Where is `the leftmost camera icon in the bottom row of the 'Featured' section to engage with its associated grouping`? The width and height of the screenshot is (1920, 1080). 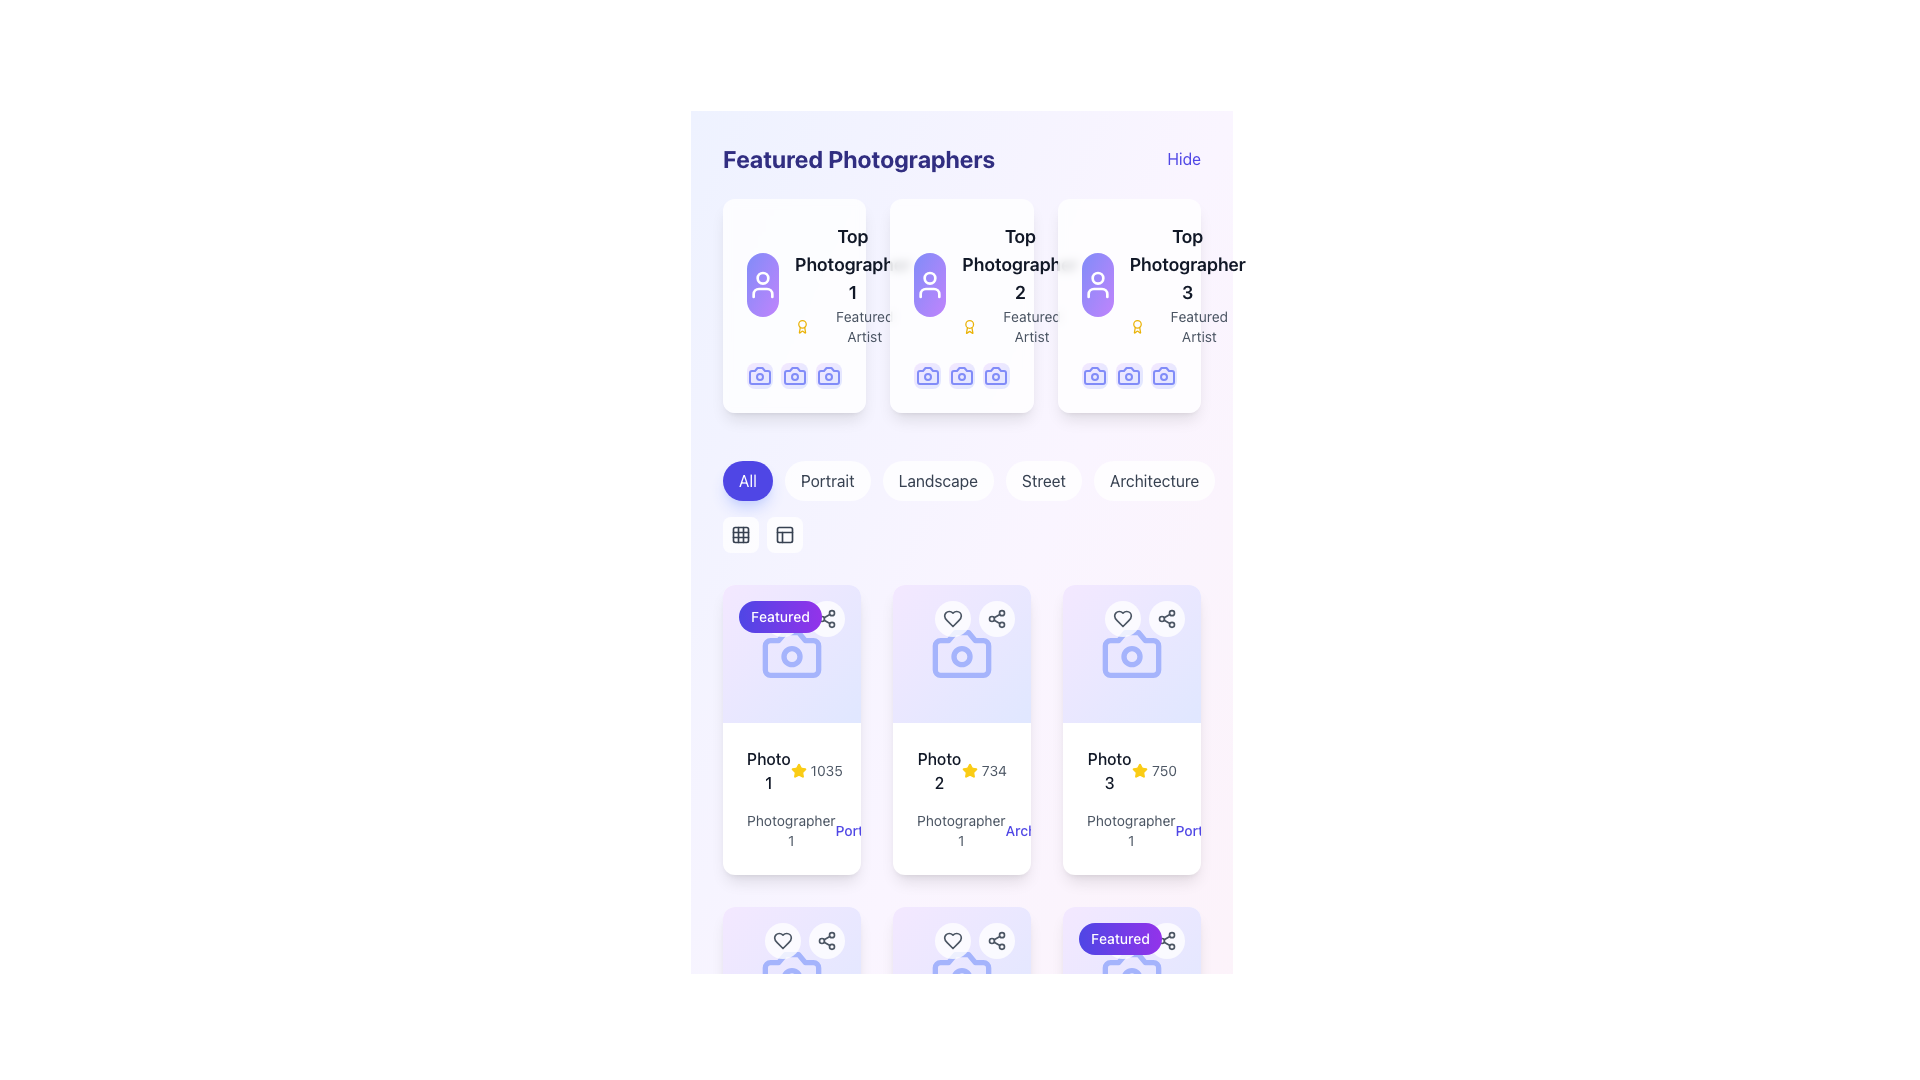 the leftmost camera icon in the bottom row of the 'Featured' section to engage with its associated grouping is located at coordinates (791, 654).